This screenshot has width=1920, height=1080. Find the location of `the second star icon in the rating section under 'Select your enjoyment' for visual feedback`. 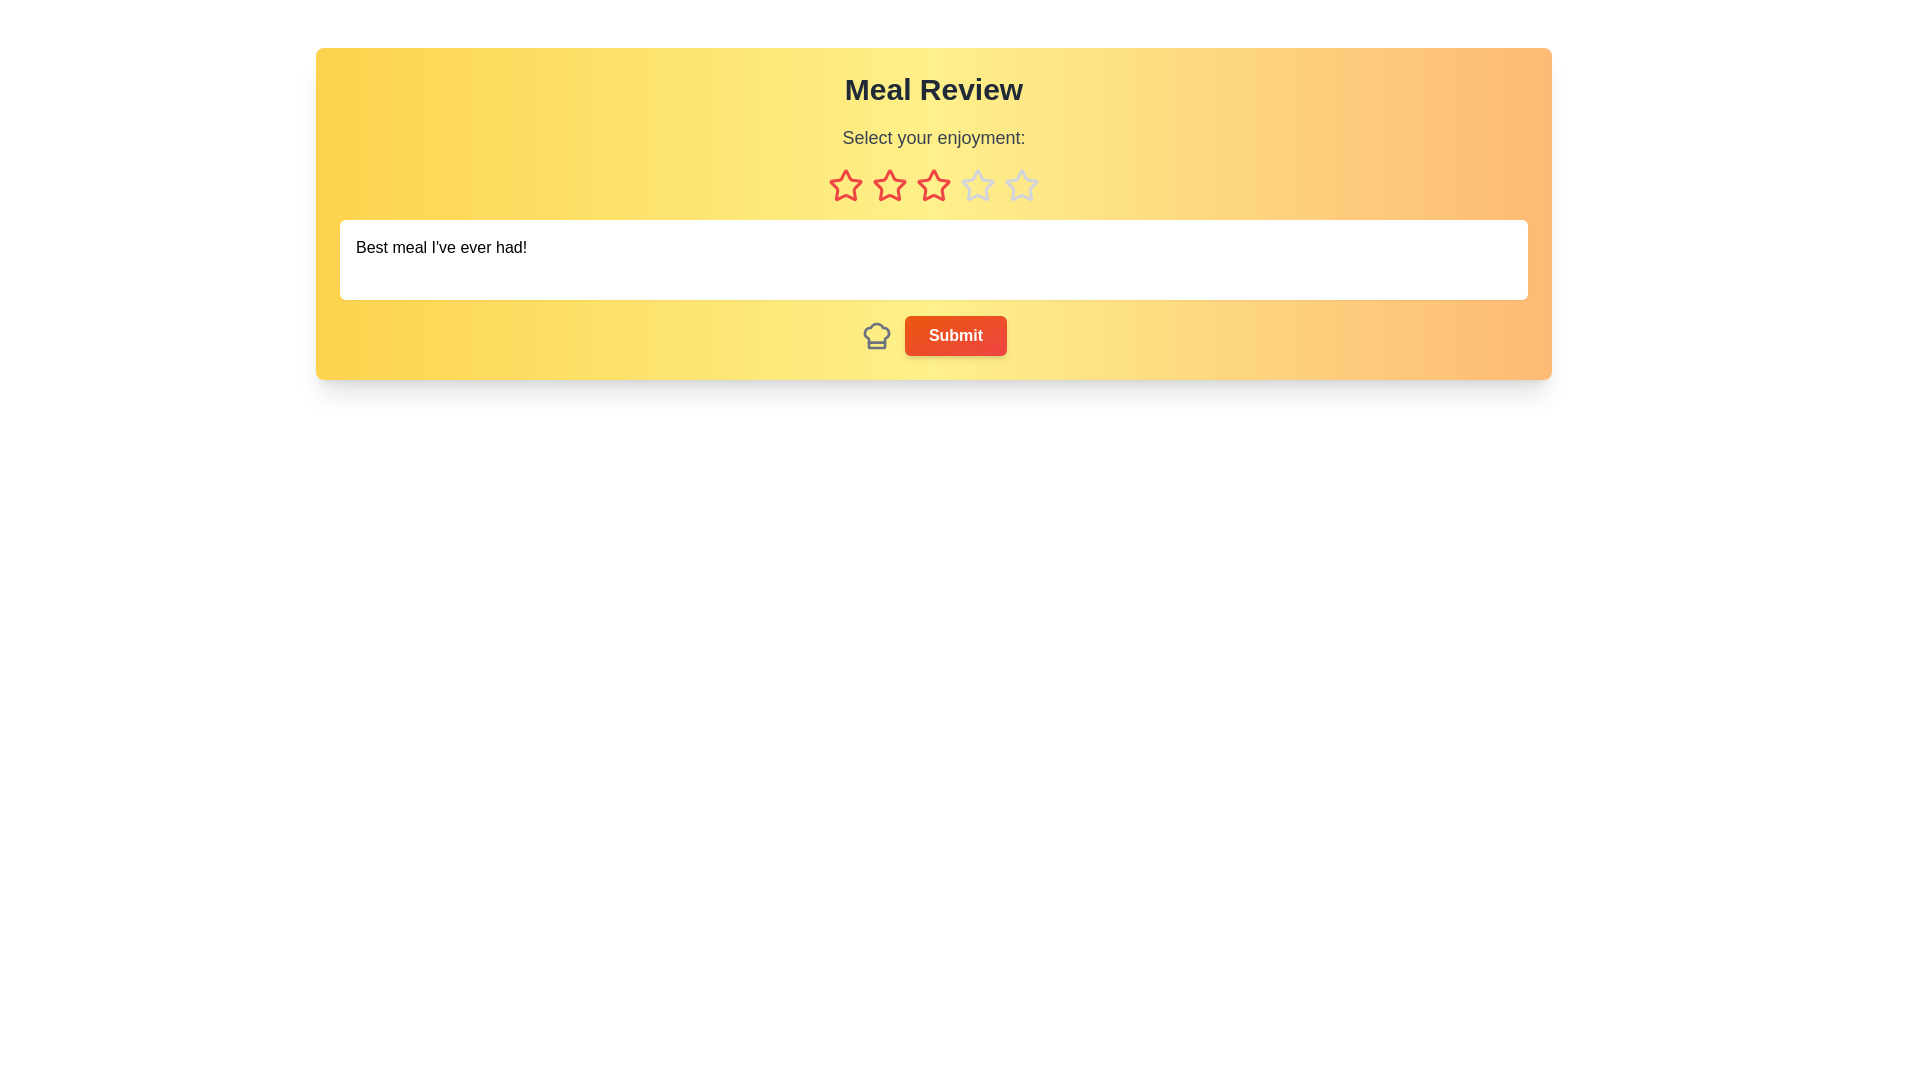

the second star icon in the rating section under 'Select your enjoyment' for visual feedback is located at coordinates (888, 185).